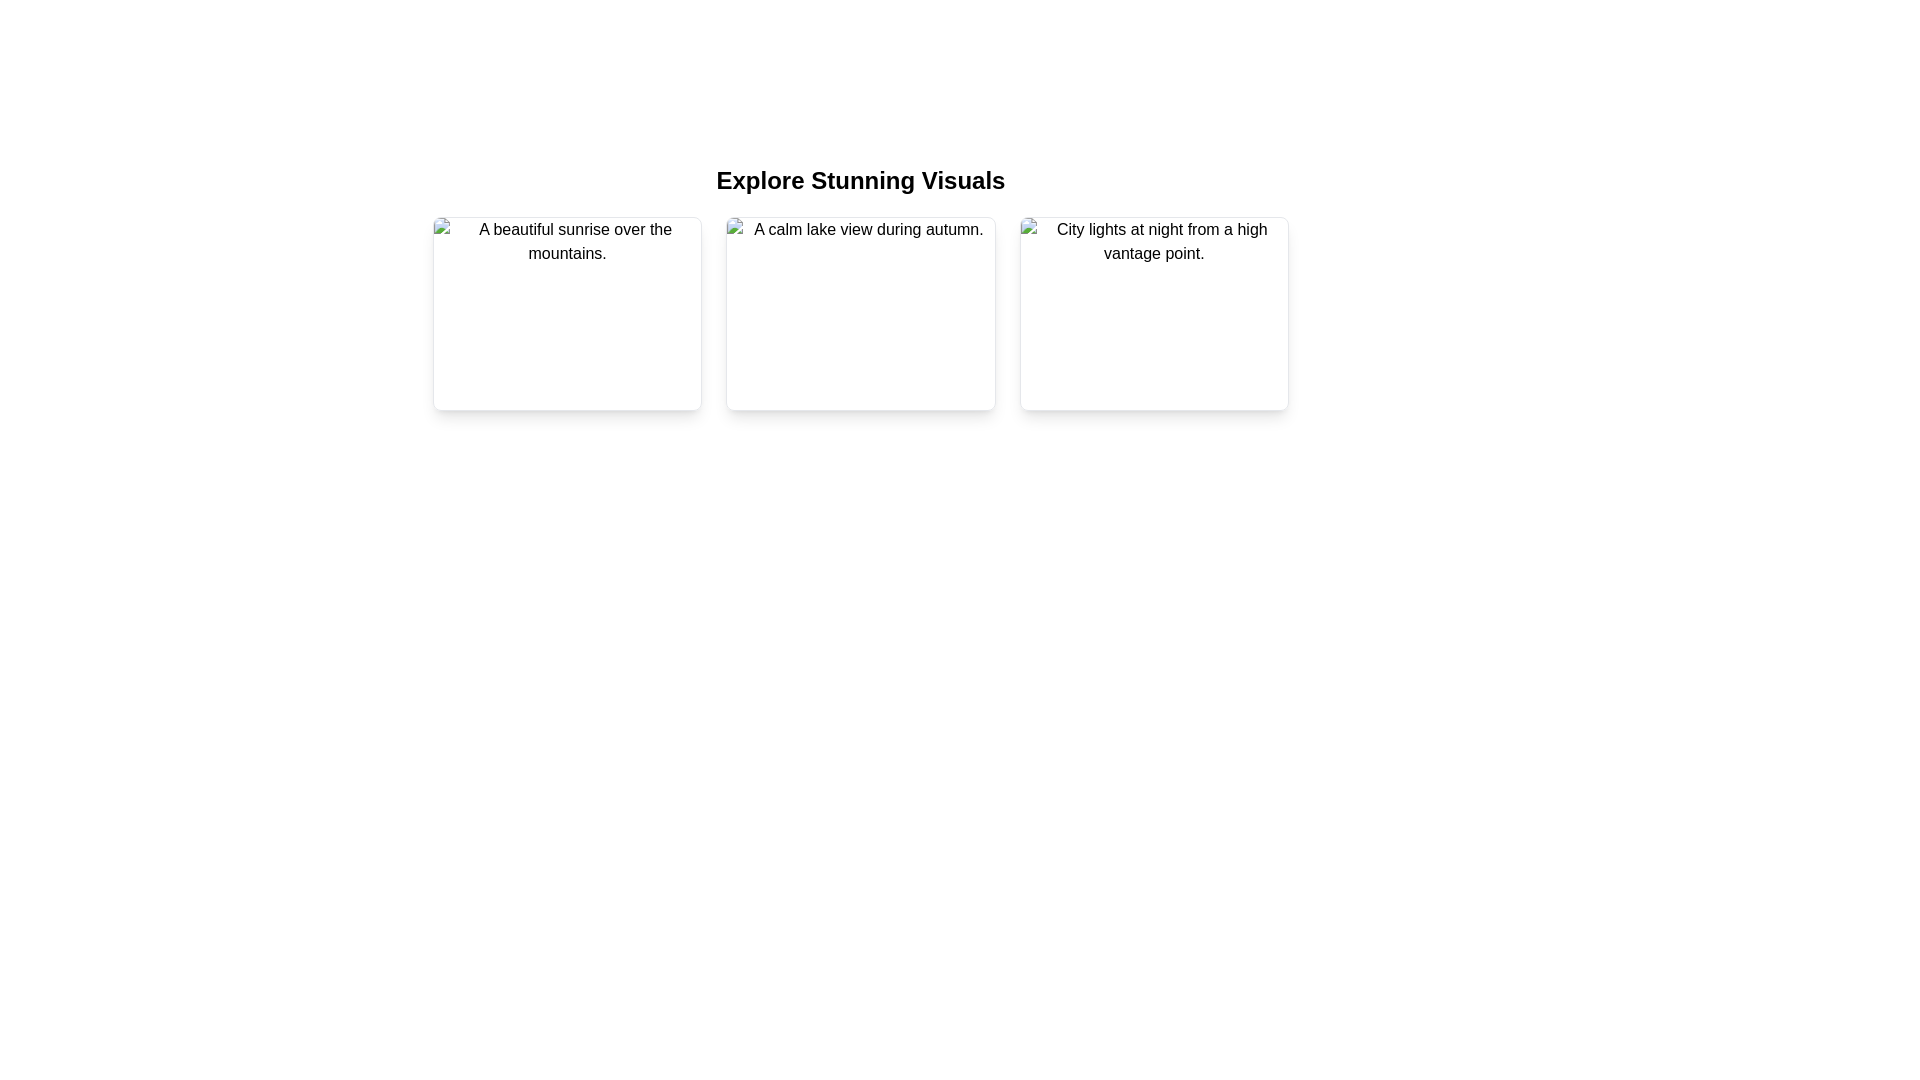 This screenshot has height=1080, width=1920. Describe the element at coordinates (566, 313) in the screenshot. I see `the first content card in the grid layout` at that location.